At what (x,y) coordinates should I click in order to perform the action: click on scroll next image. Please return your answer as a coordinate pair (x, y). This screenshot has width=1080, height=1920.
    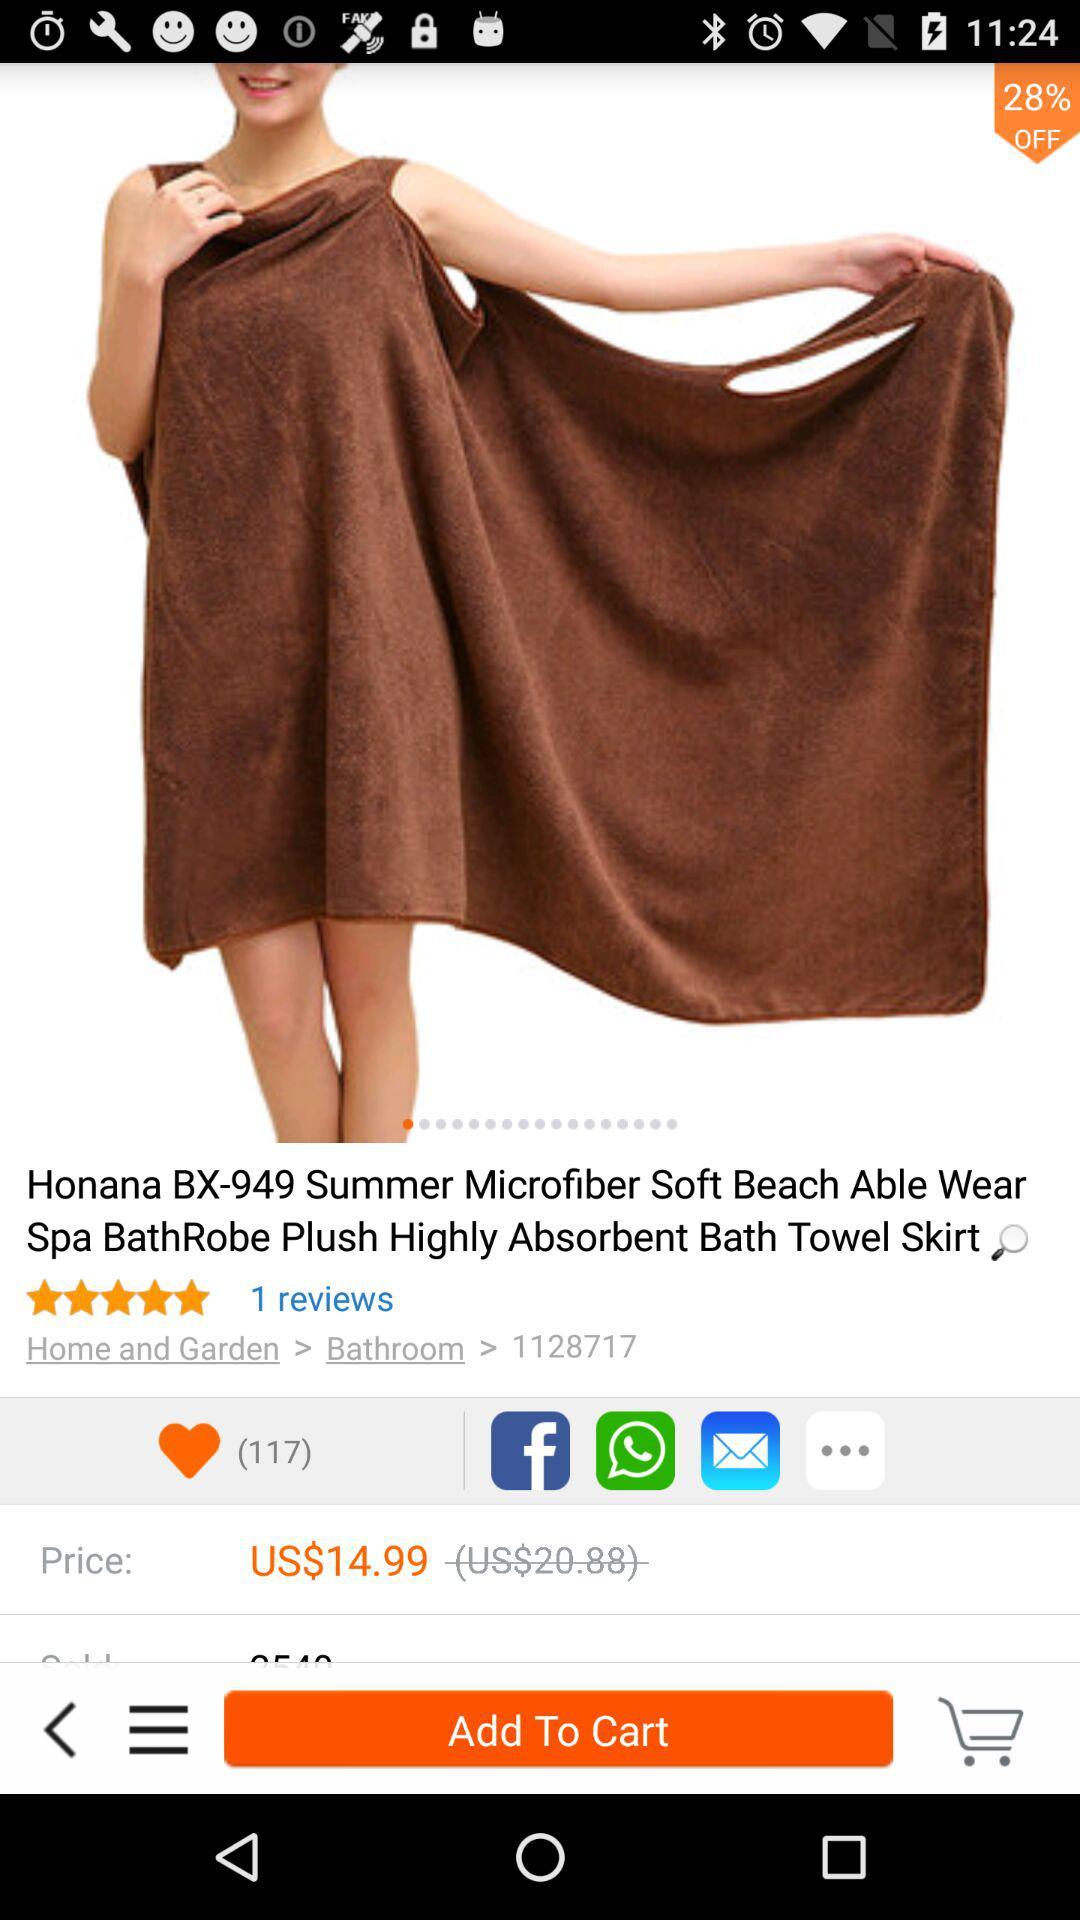
    Looking at the image, I should click on (588, 1124).